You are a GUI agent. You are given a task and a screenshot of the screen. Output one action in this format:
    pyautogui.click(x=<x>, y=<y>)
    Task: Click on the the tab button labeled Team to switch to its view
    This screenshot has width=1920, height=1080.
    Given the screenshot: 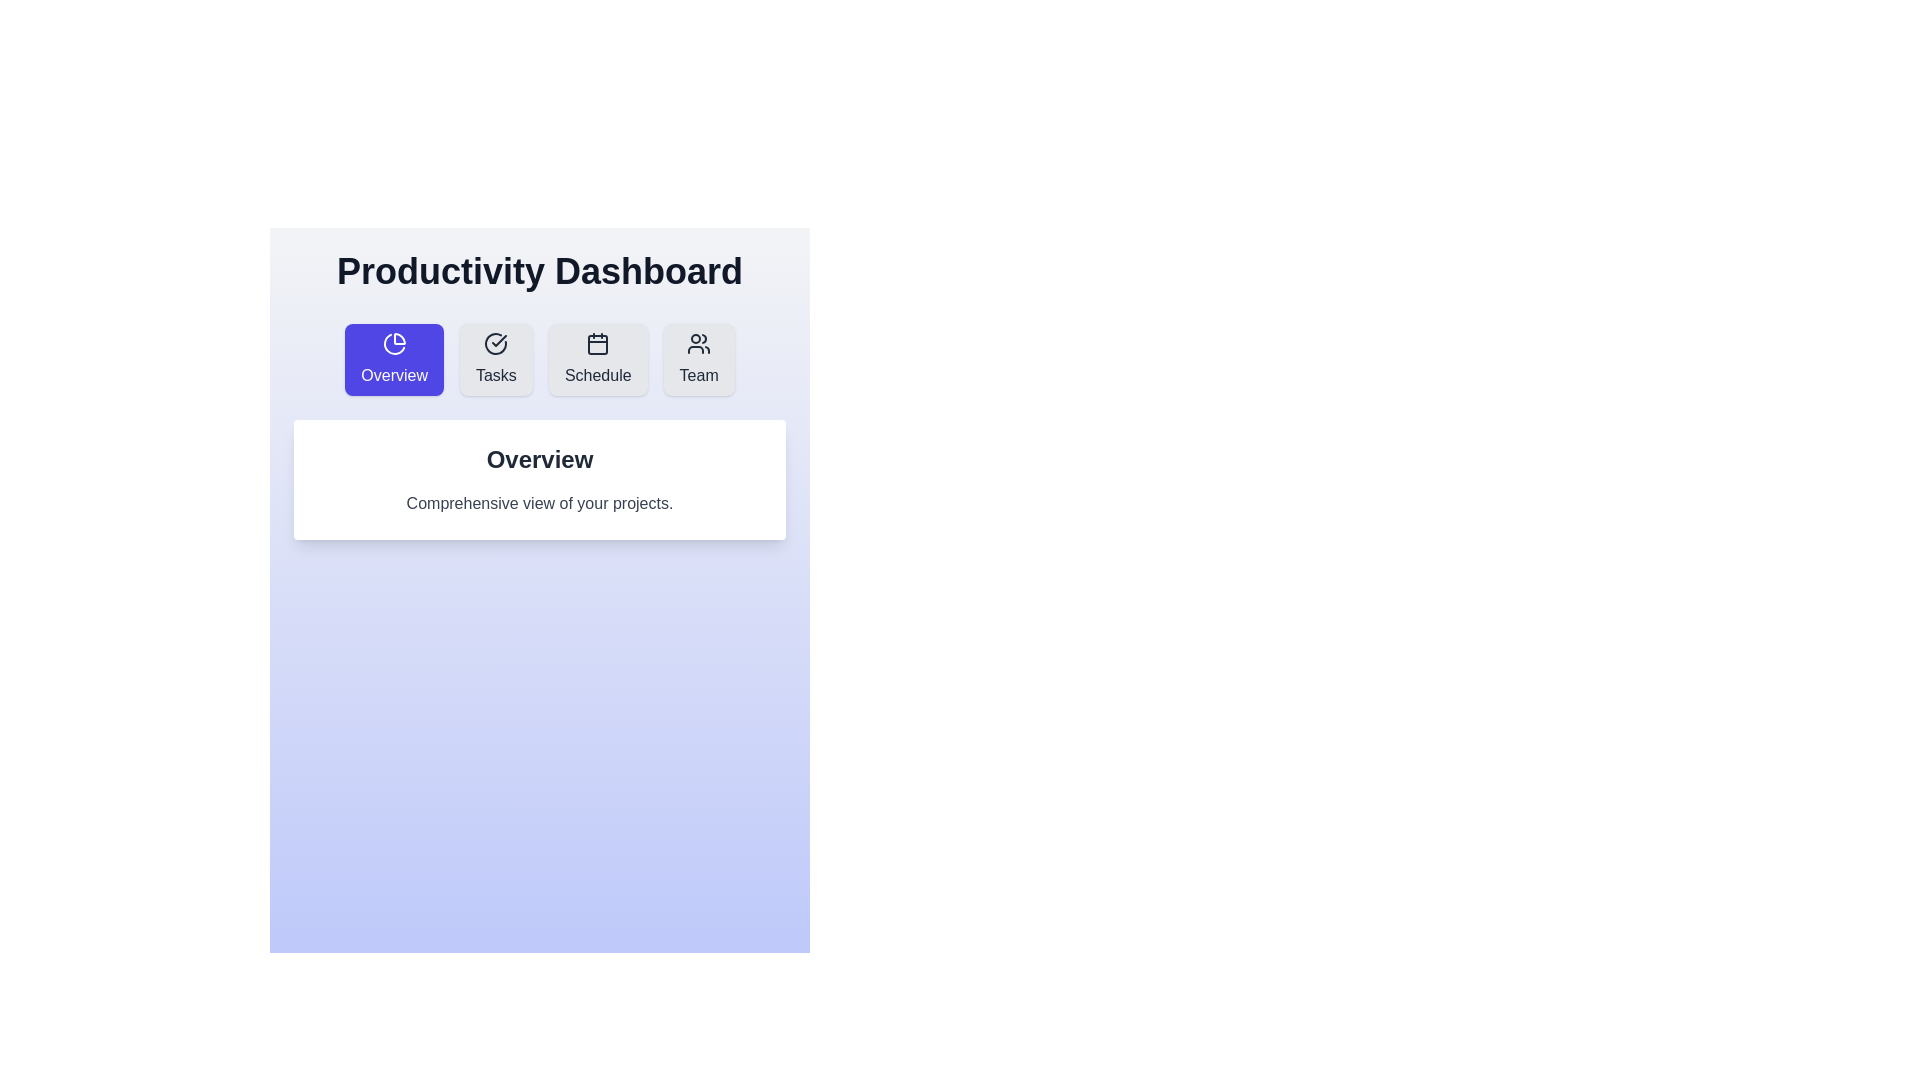 What is the action you would take?
    pyautogui.click(x=699, y=358)
    